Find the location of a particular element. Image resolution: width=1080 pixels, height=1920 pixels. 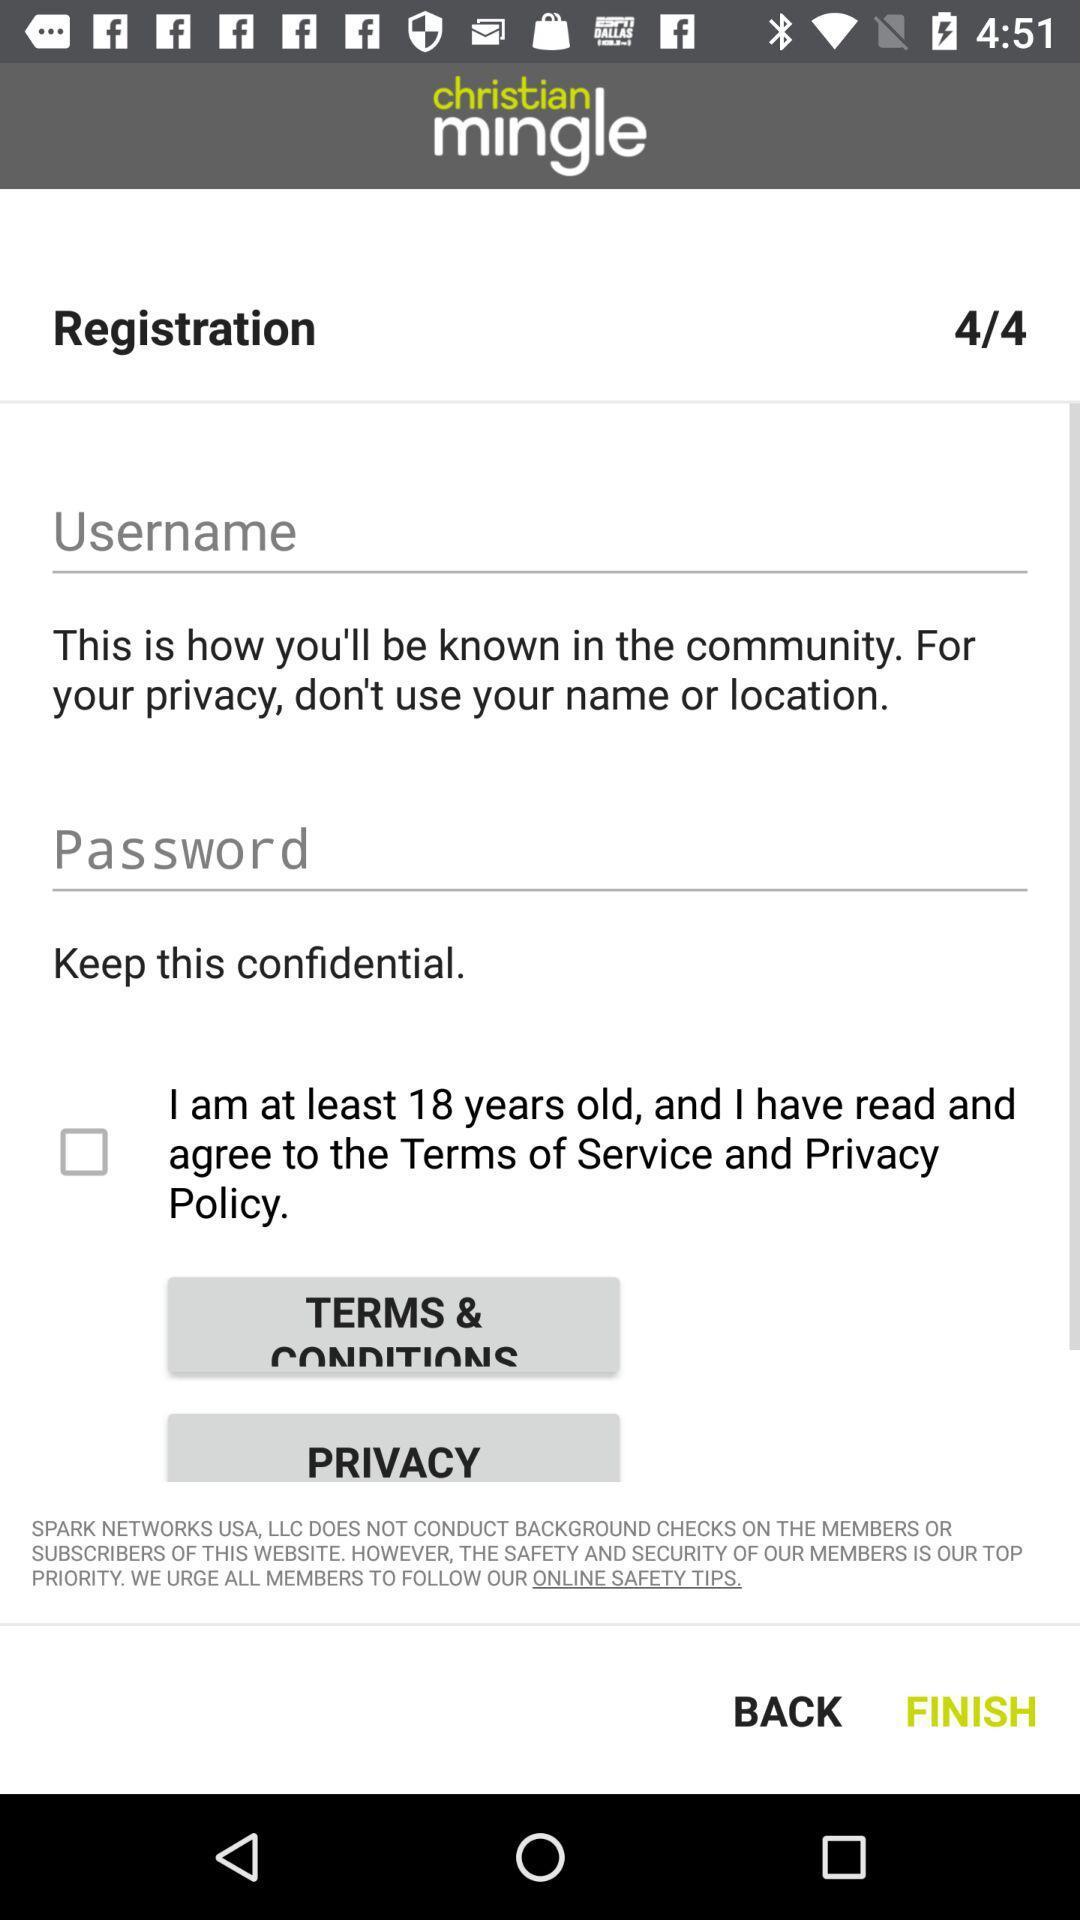

terms & conditions icon is located at coordinates (393, 1324).